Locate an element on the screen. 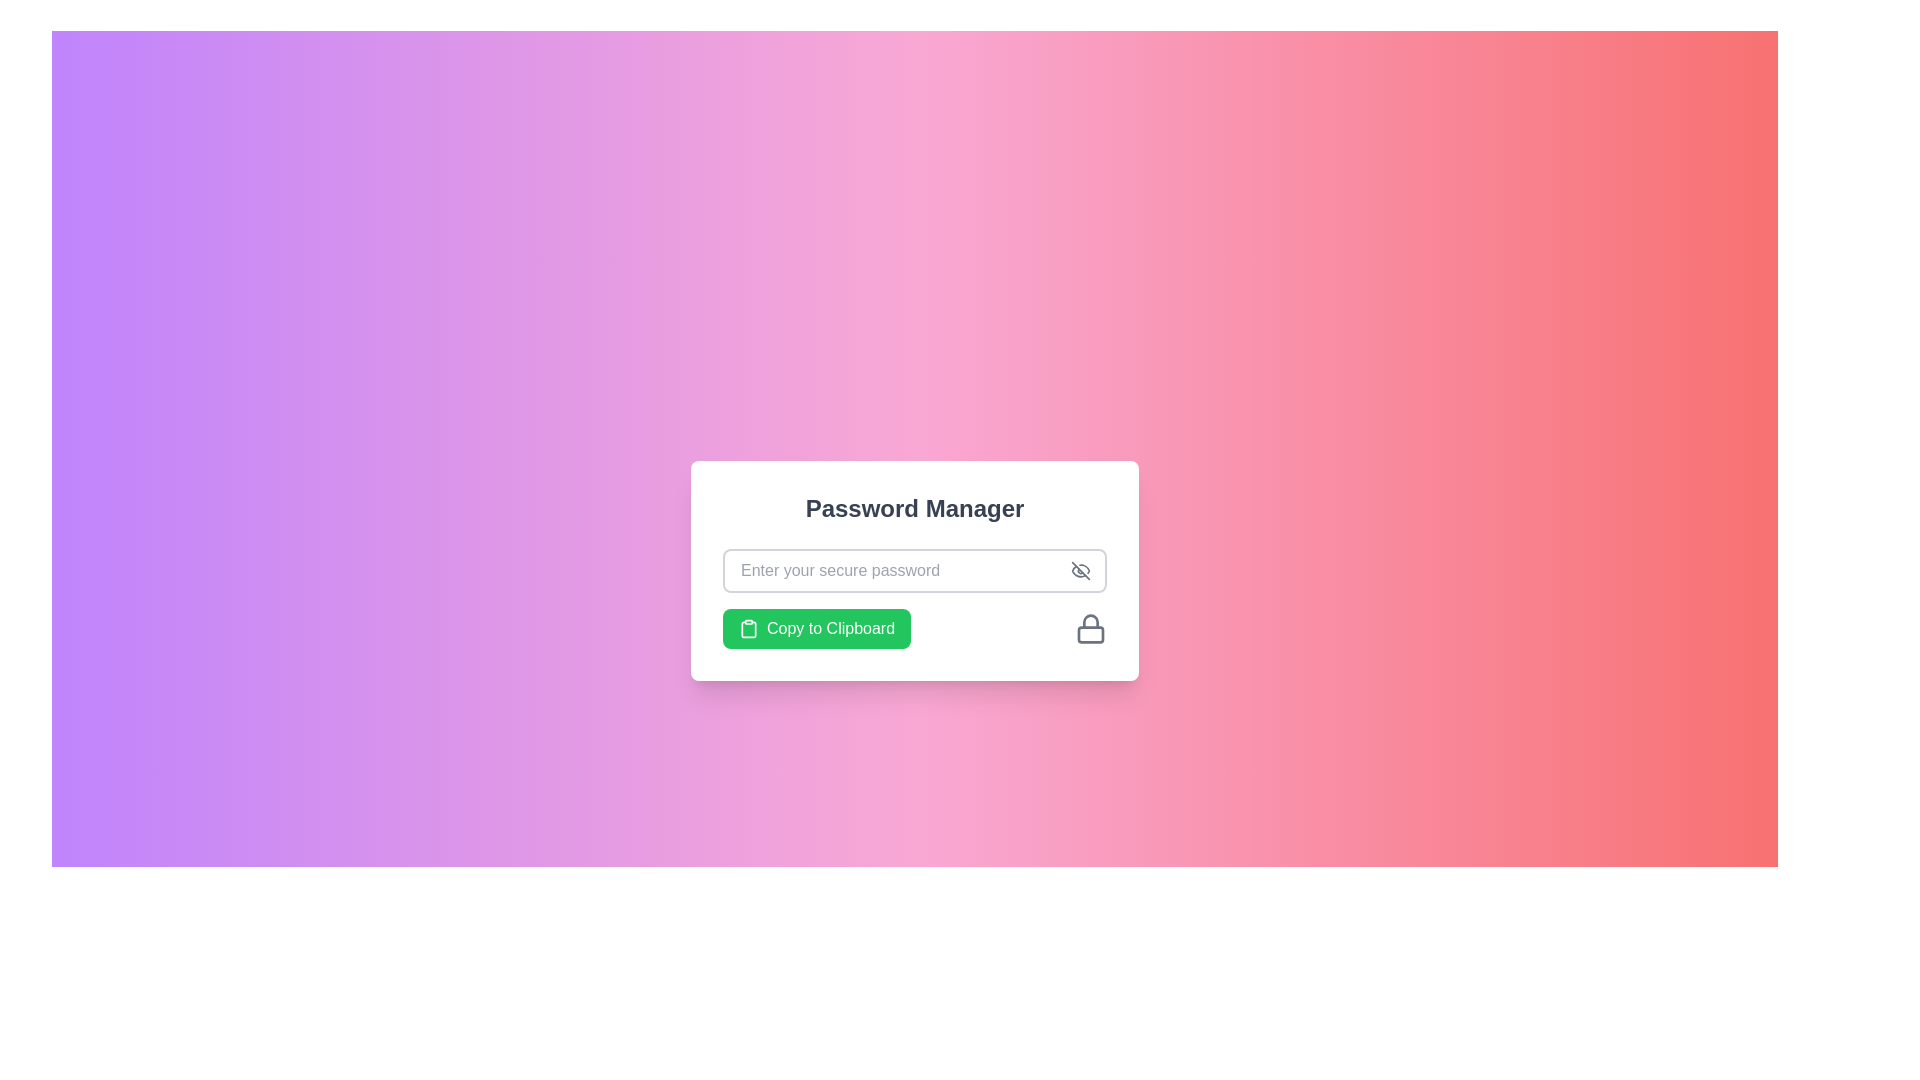  the Icon button located inside the 'Password Manager' component modal is located at coordinates (1079, 570).